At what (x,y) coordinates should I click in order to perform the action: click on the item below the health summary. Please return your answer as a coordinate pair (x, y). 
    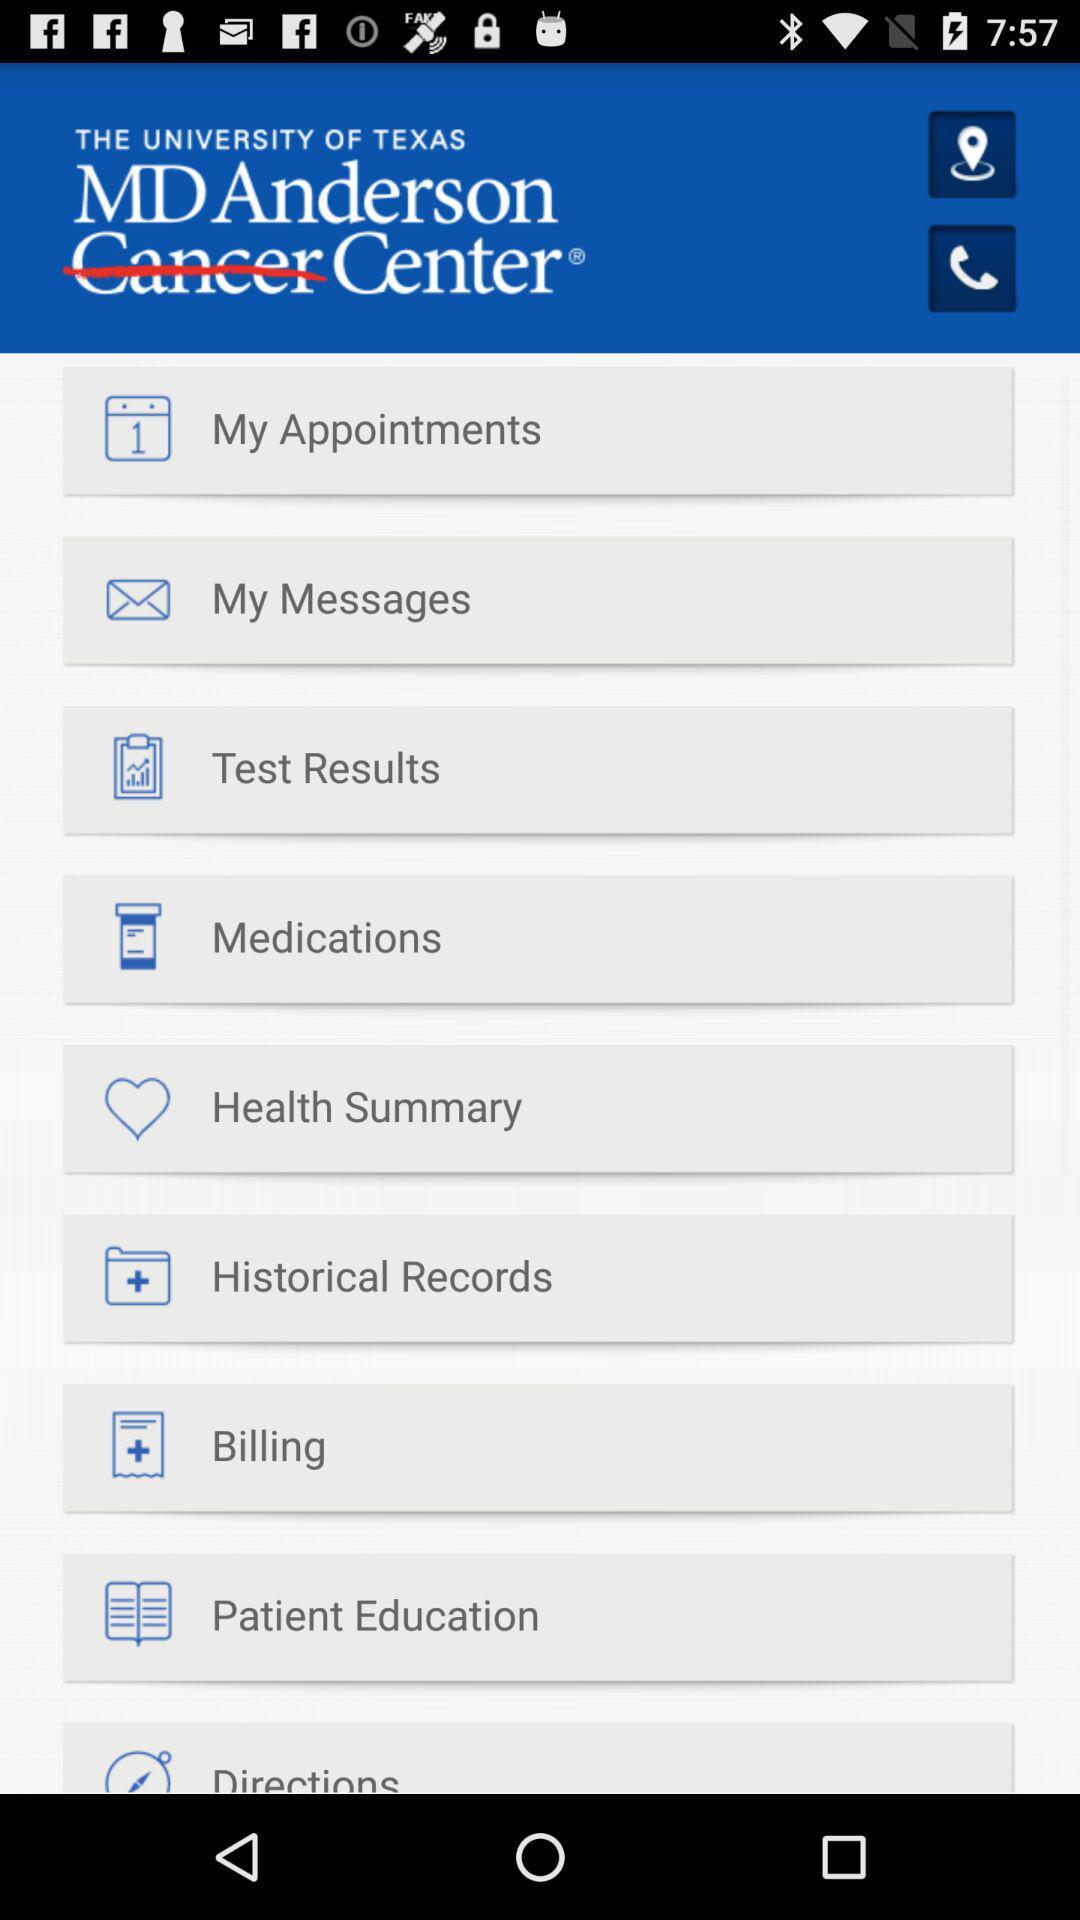
    Looking at the image, I should click on (308, 1285).